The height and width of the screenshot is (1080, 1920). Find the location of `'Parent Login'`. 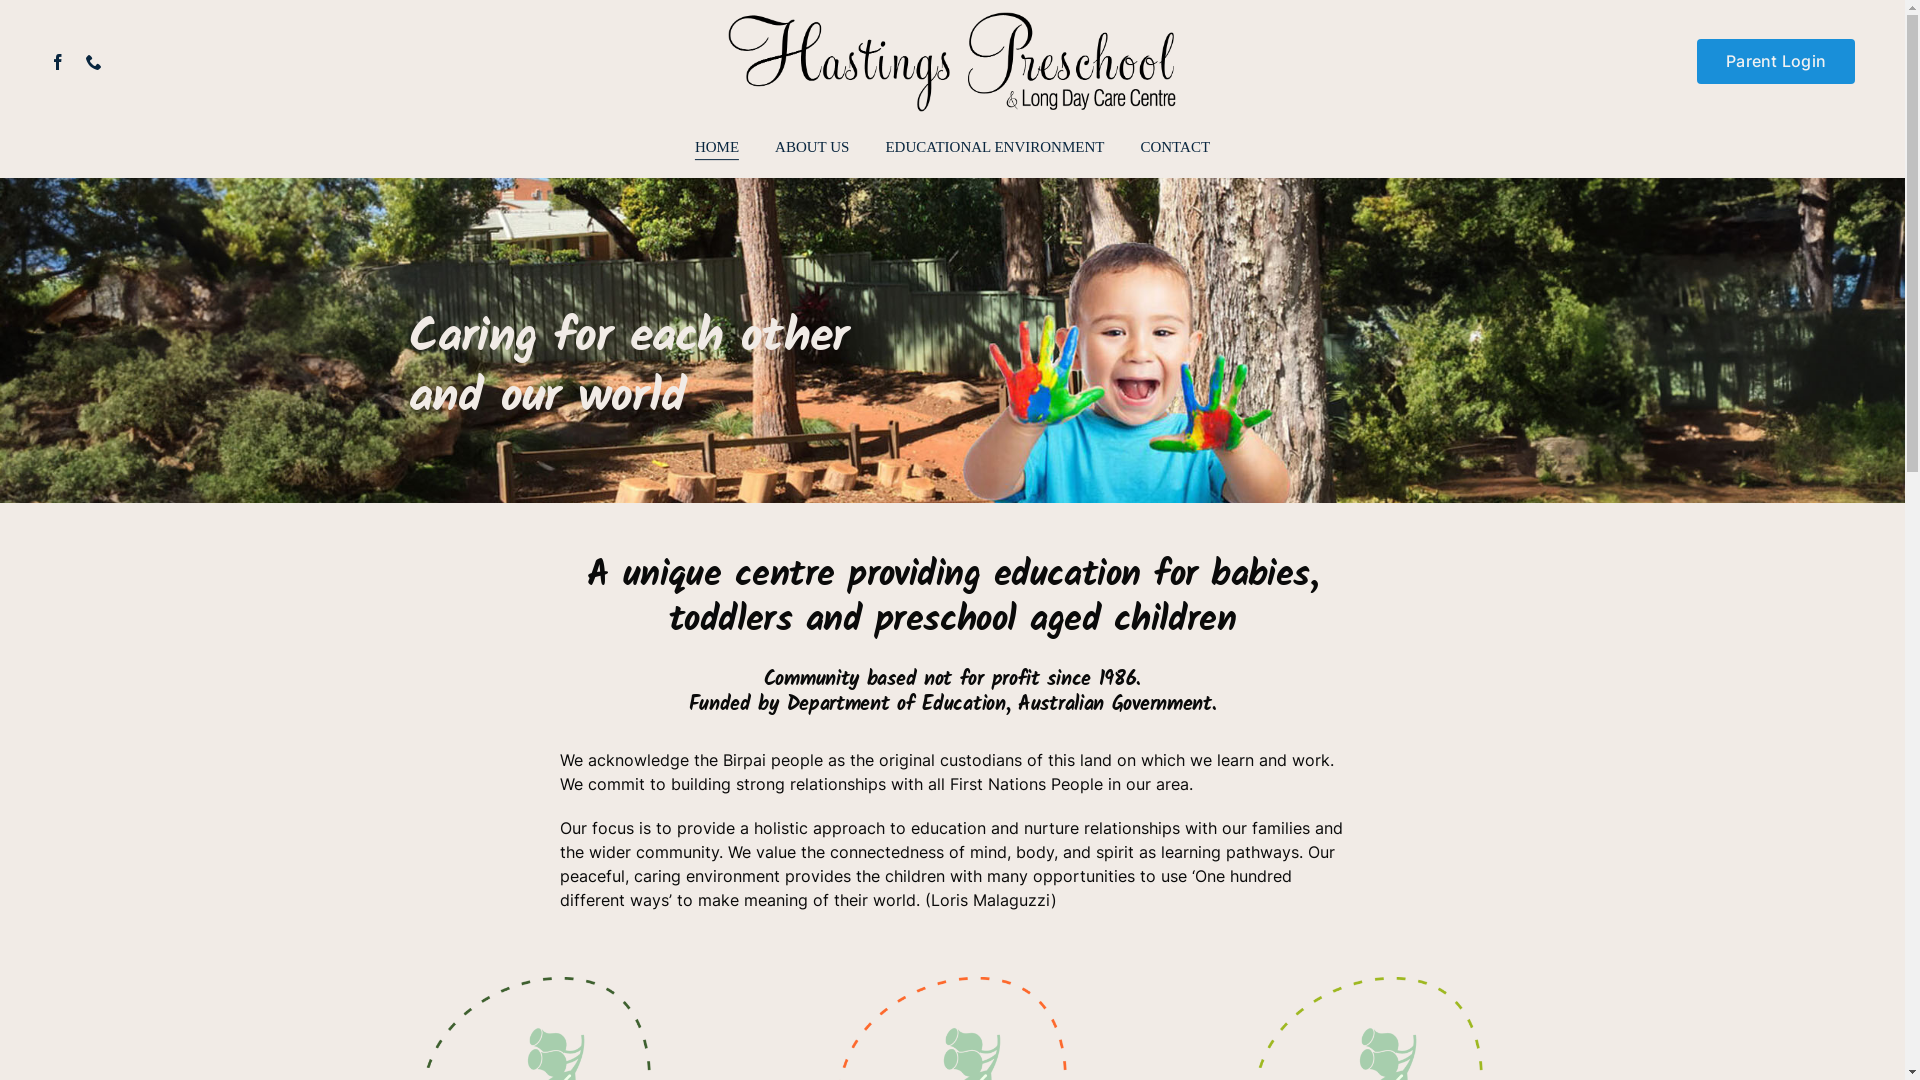

'Parent Login' is located at coordinates (1776, 60).